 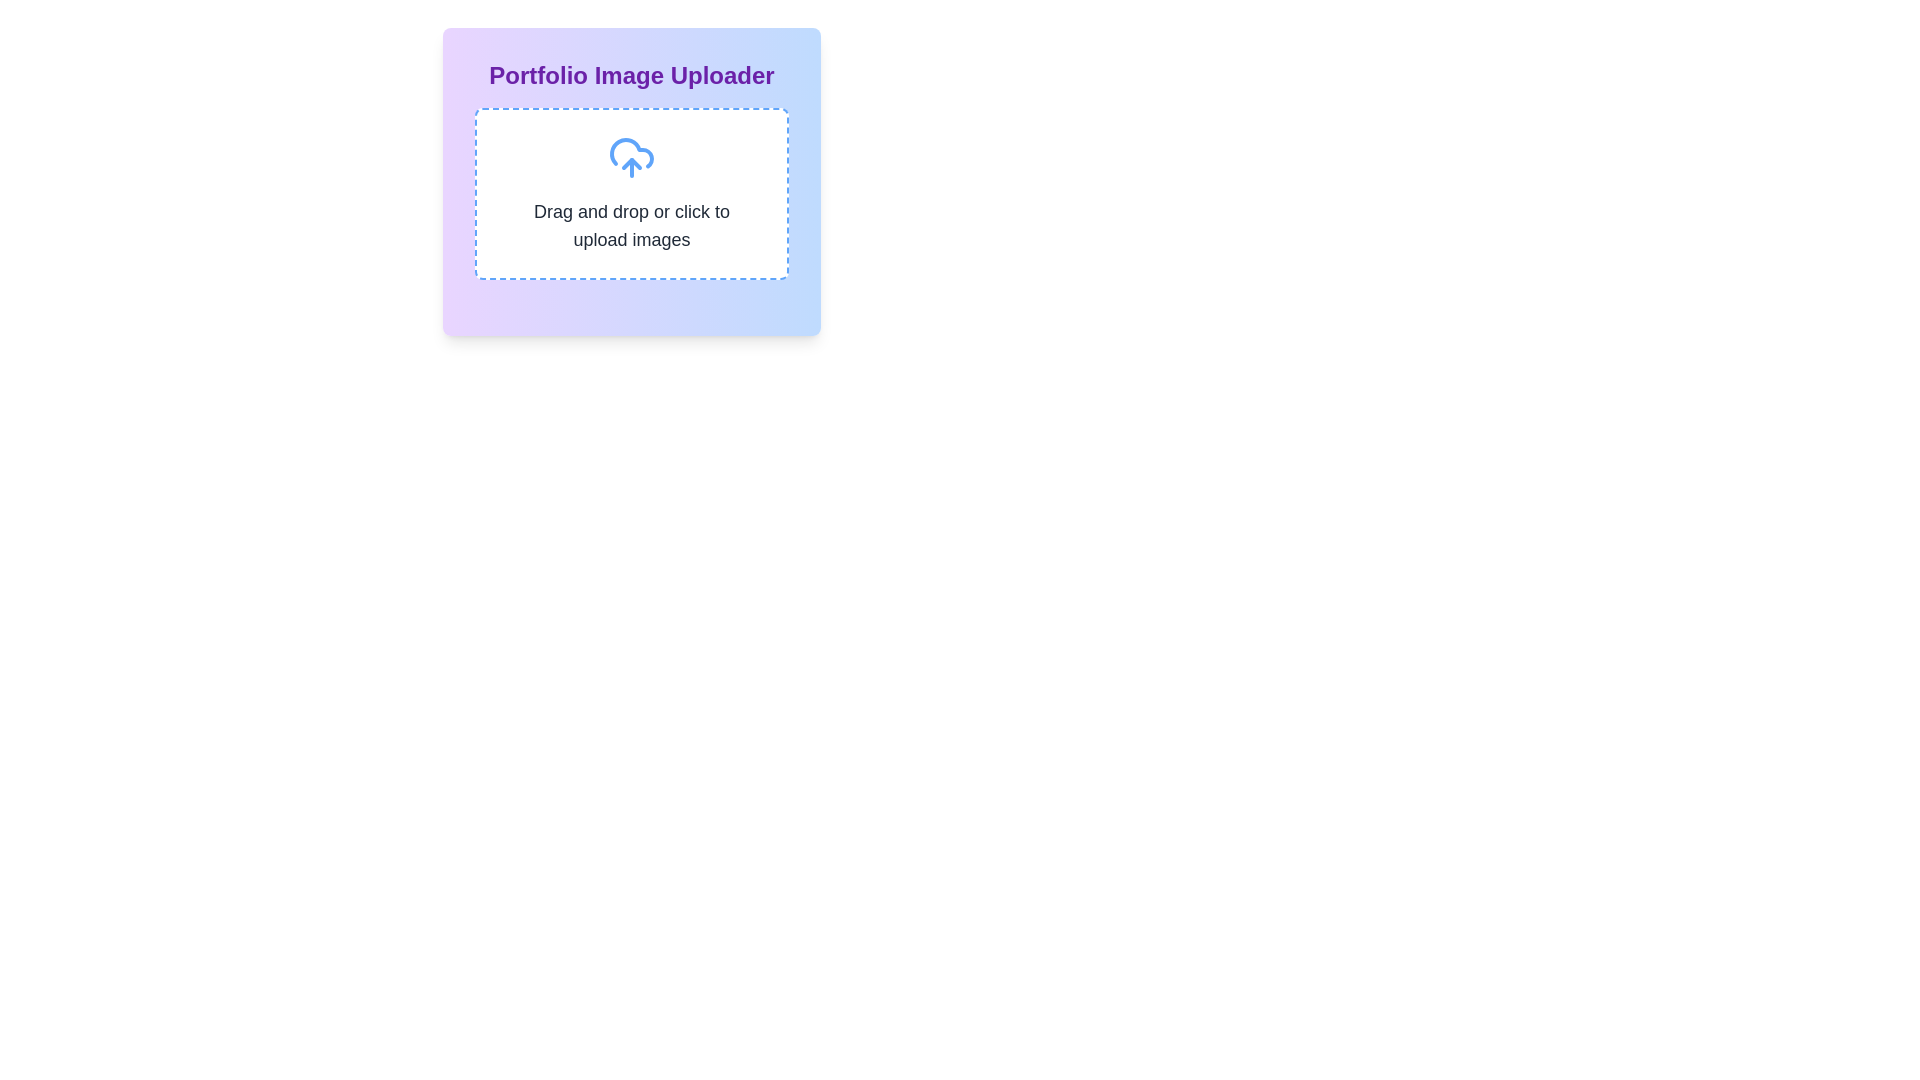 What do you see at coordinates (631, 157) in the screenshot?
I see `the cloud upload icon located at the upper center of the bordered section` at bounding box center [631, 157].